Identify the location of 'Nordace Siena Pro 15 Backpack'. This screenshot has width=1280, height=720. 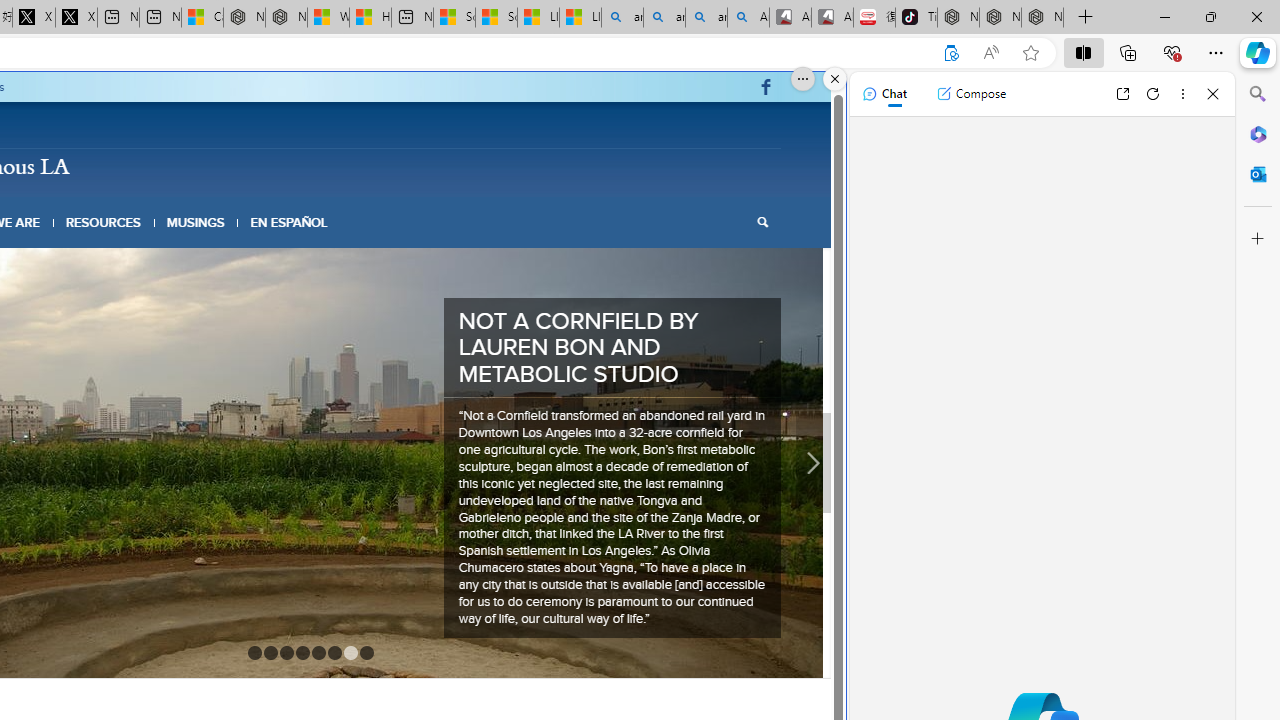
(1000, 17).